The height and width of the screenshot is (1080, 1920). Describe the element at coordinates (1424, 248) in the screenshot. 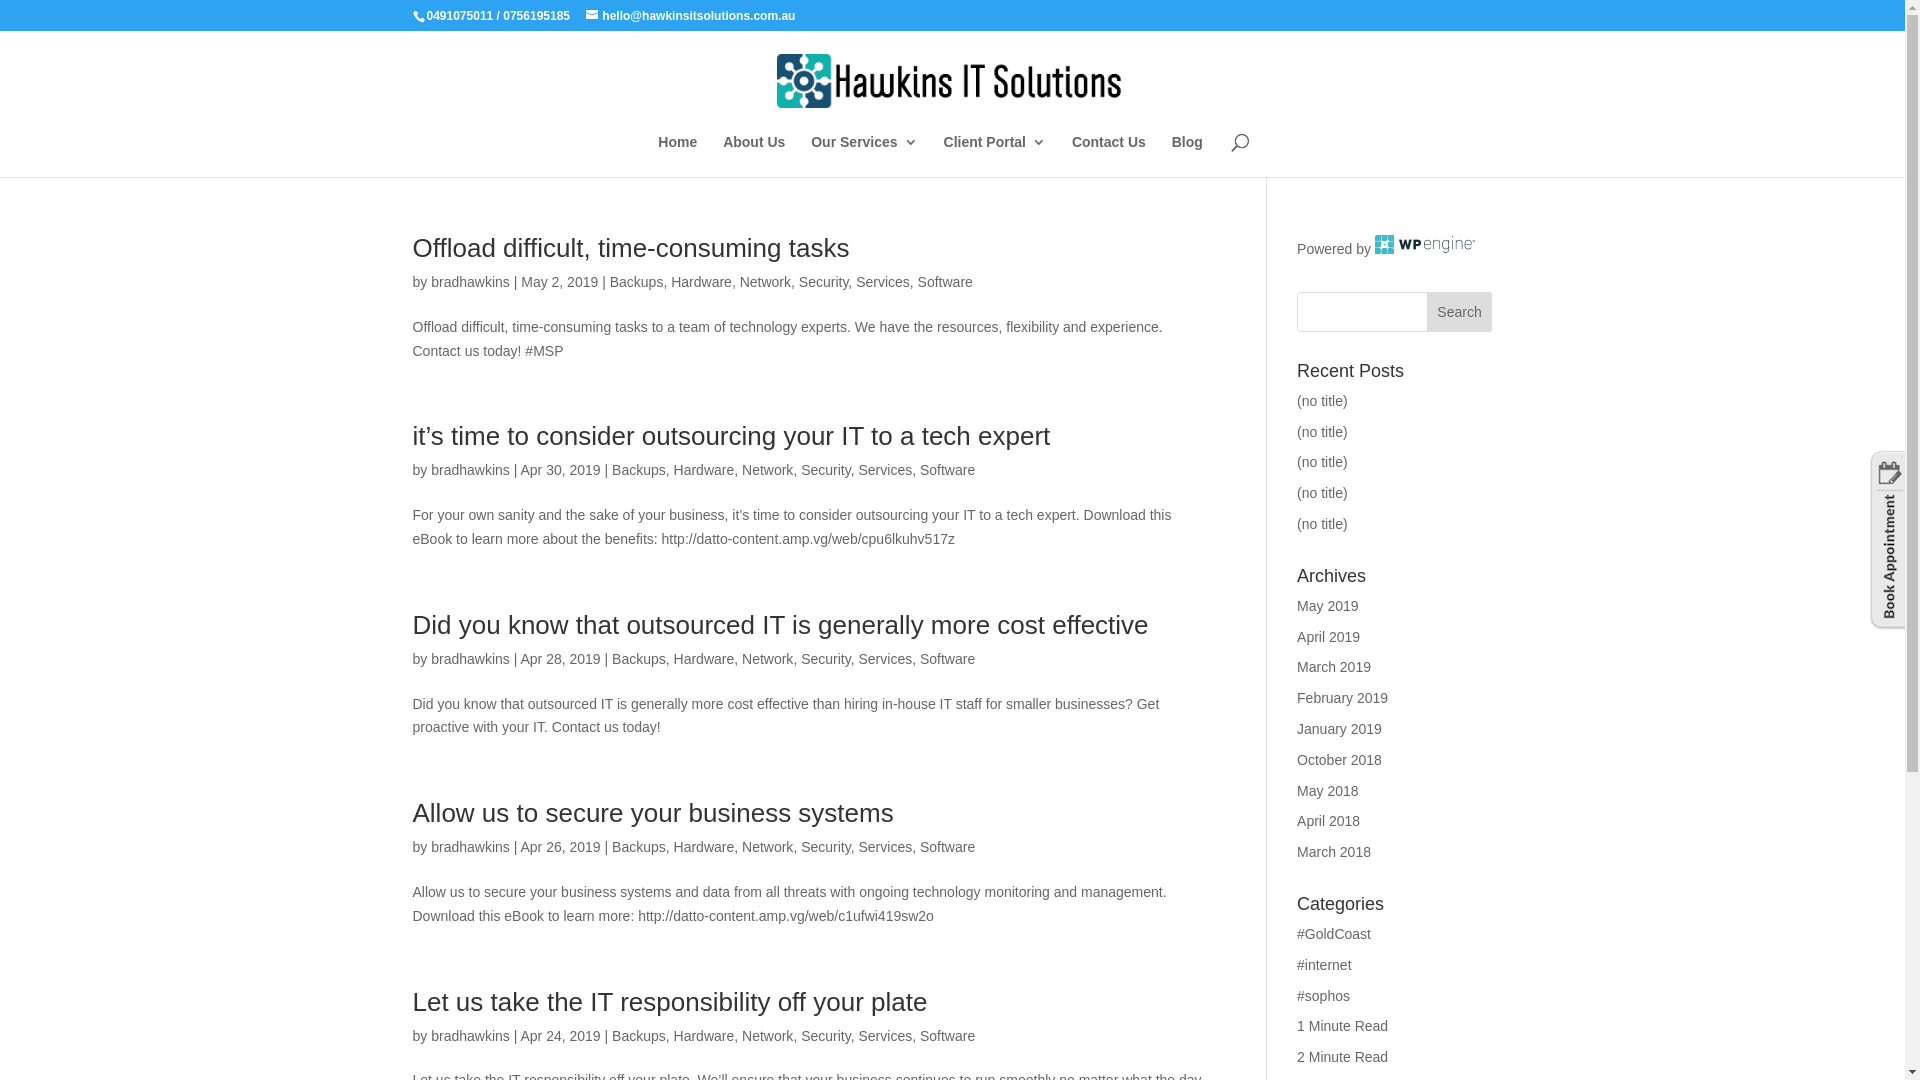

I see `'Managed WordPress Hosting'` at that location.